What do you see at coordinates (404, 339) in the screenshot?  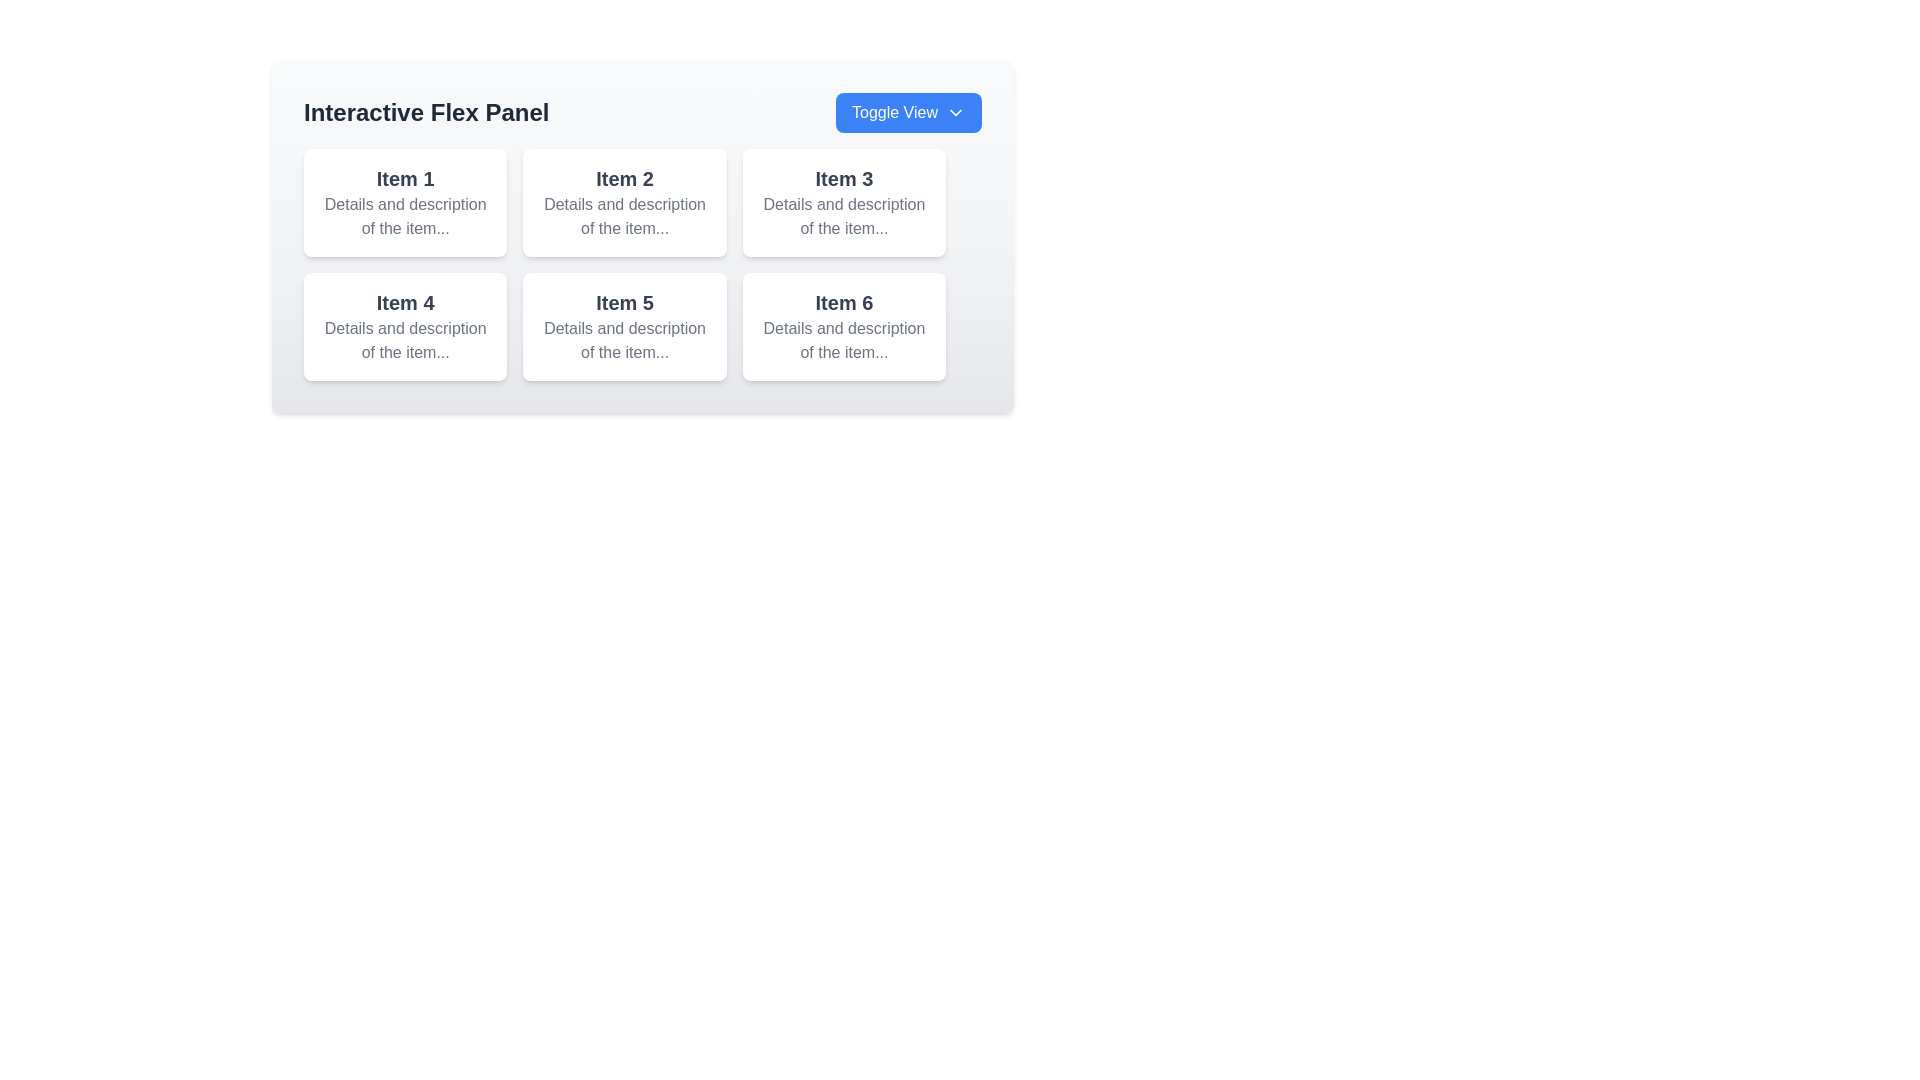 I see `the text label displaying 'Details and description of the item...' which is located below the 'Item 4' heading in a grid layout` at bounding box center [404, 339].